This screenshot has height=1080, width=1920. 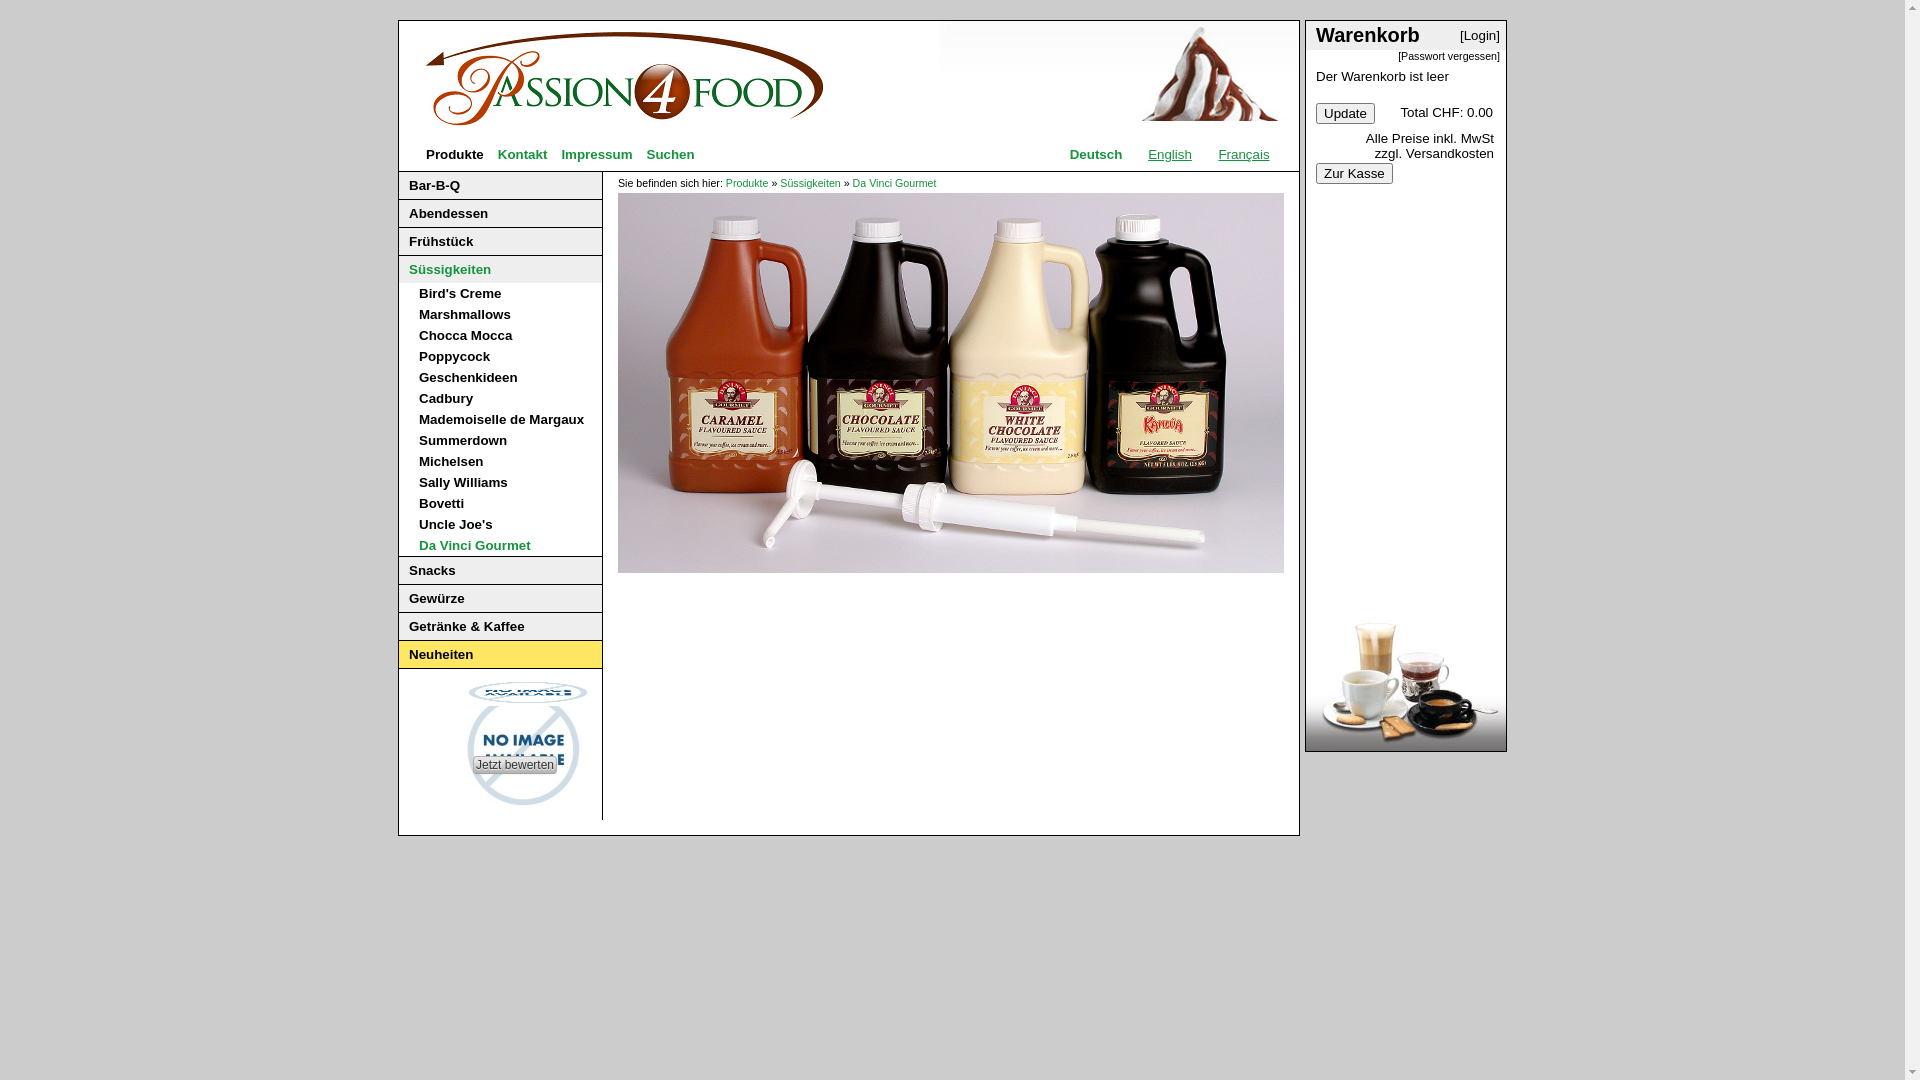 I want to click on 'Update', so click(x=1315, y=113).